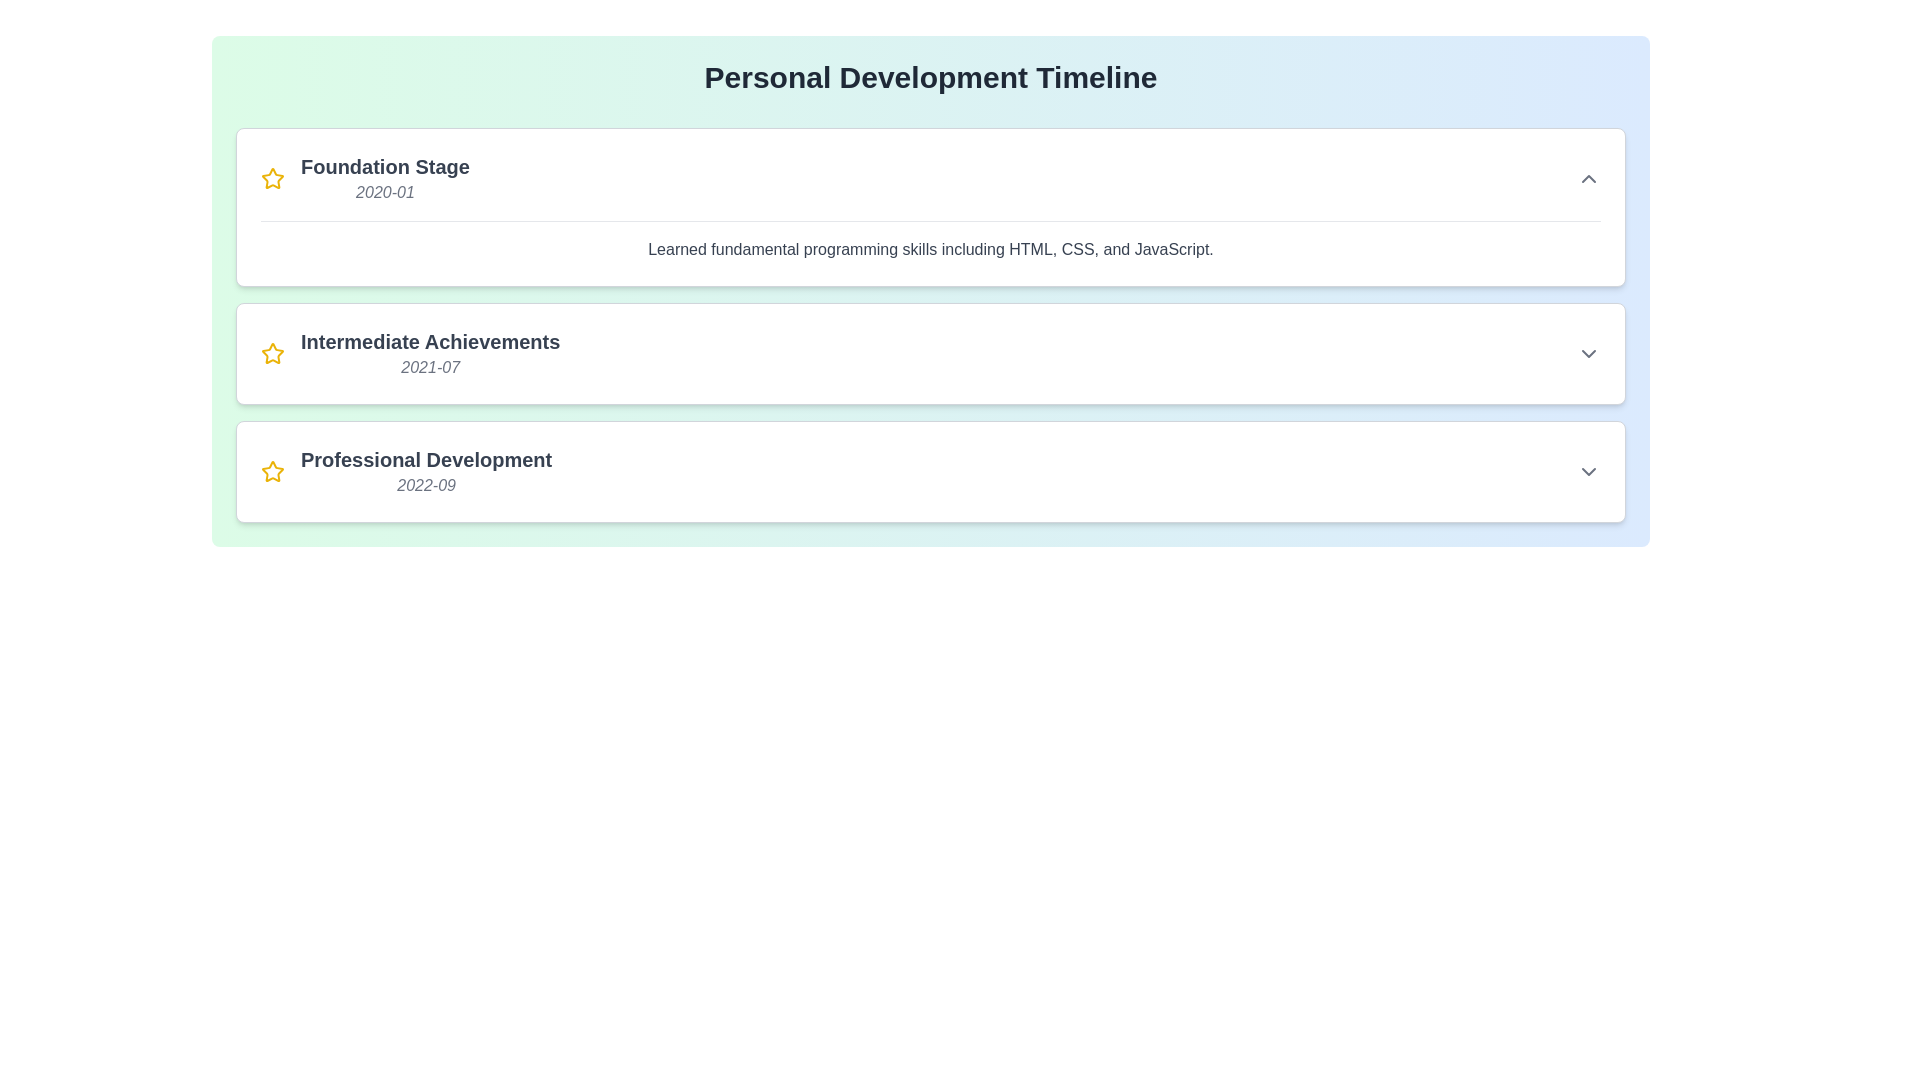  Describe the element at coordinates (272, 471) in the screenshot. I see `the icon located in the third box under the 'Personal Development Timeline' section, which serves as a visual indicator for 'Professional Development'` at that location.